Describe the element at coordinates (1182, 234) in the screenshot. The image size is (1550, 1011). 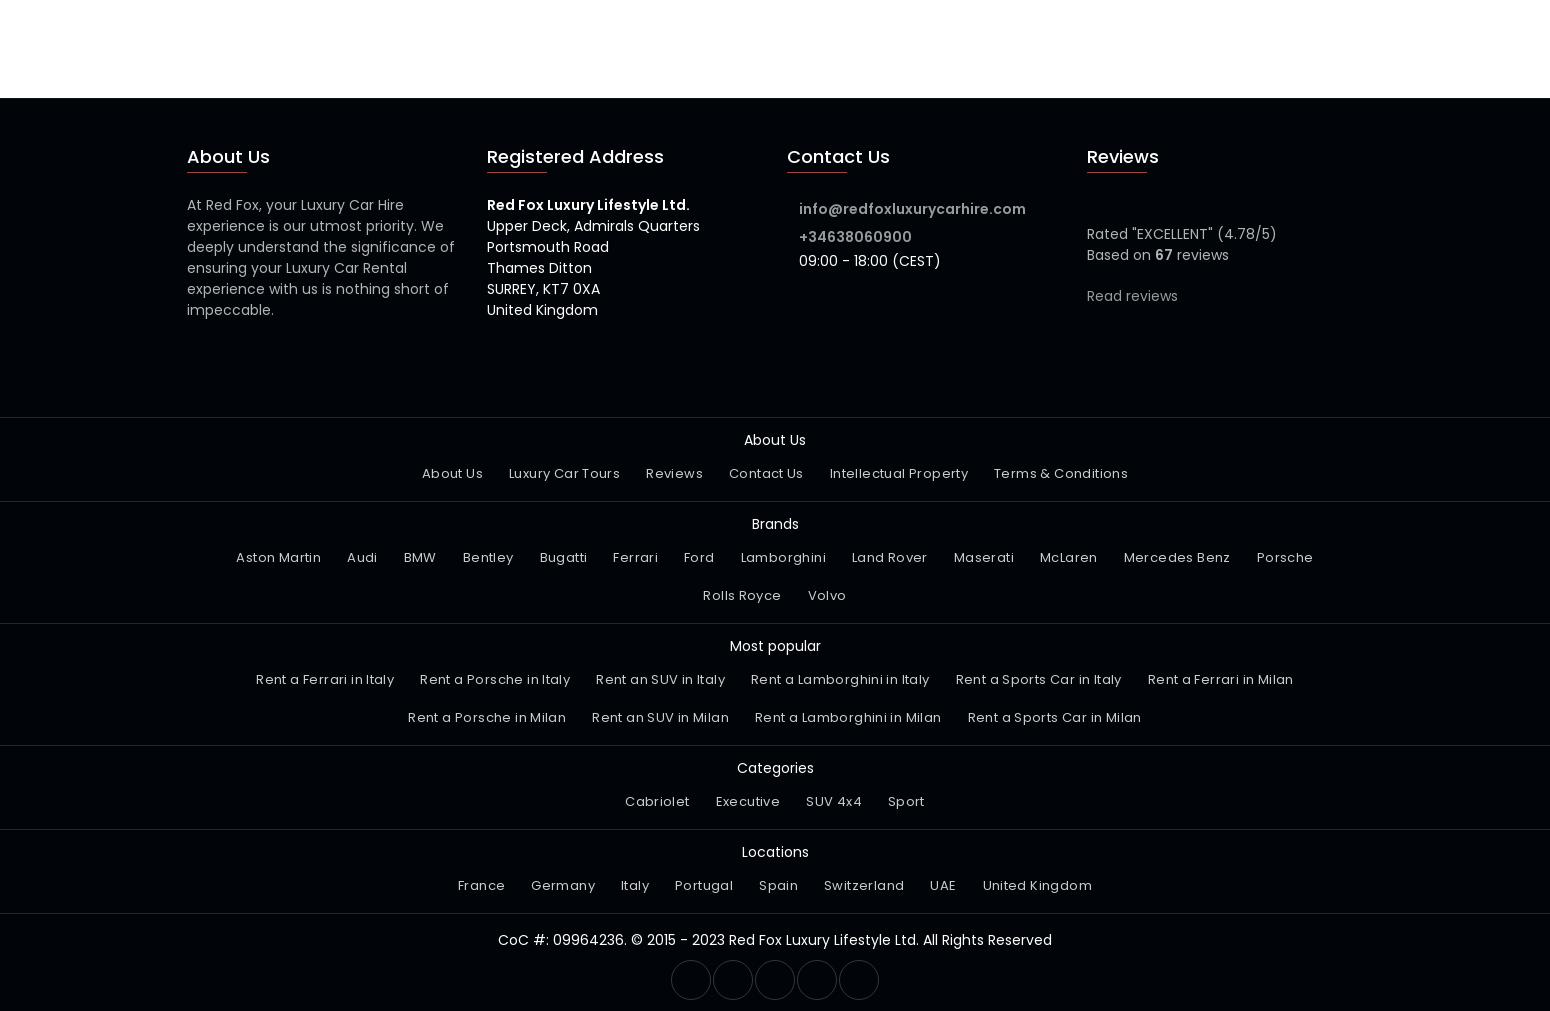
I see `'Rated "EXCELLENT" (4.78/5)'` at that location.